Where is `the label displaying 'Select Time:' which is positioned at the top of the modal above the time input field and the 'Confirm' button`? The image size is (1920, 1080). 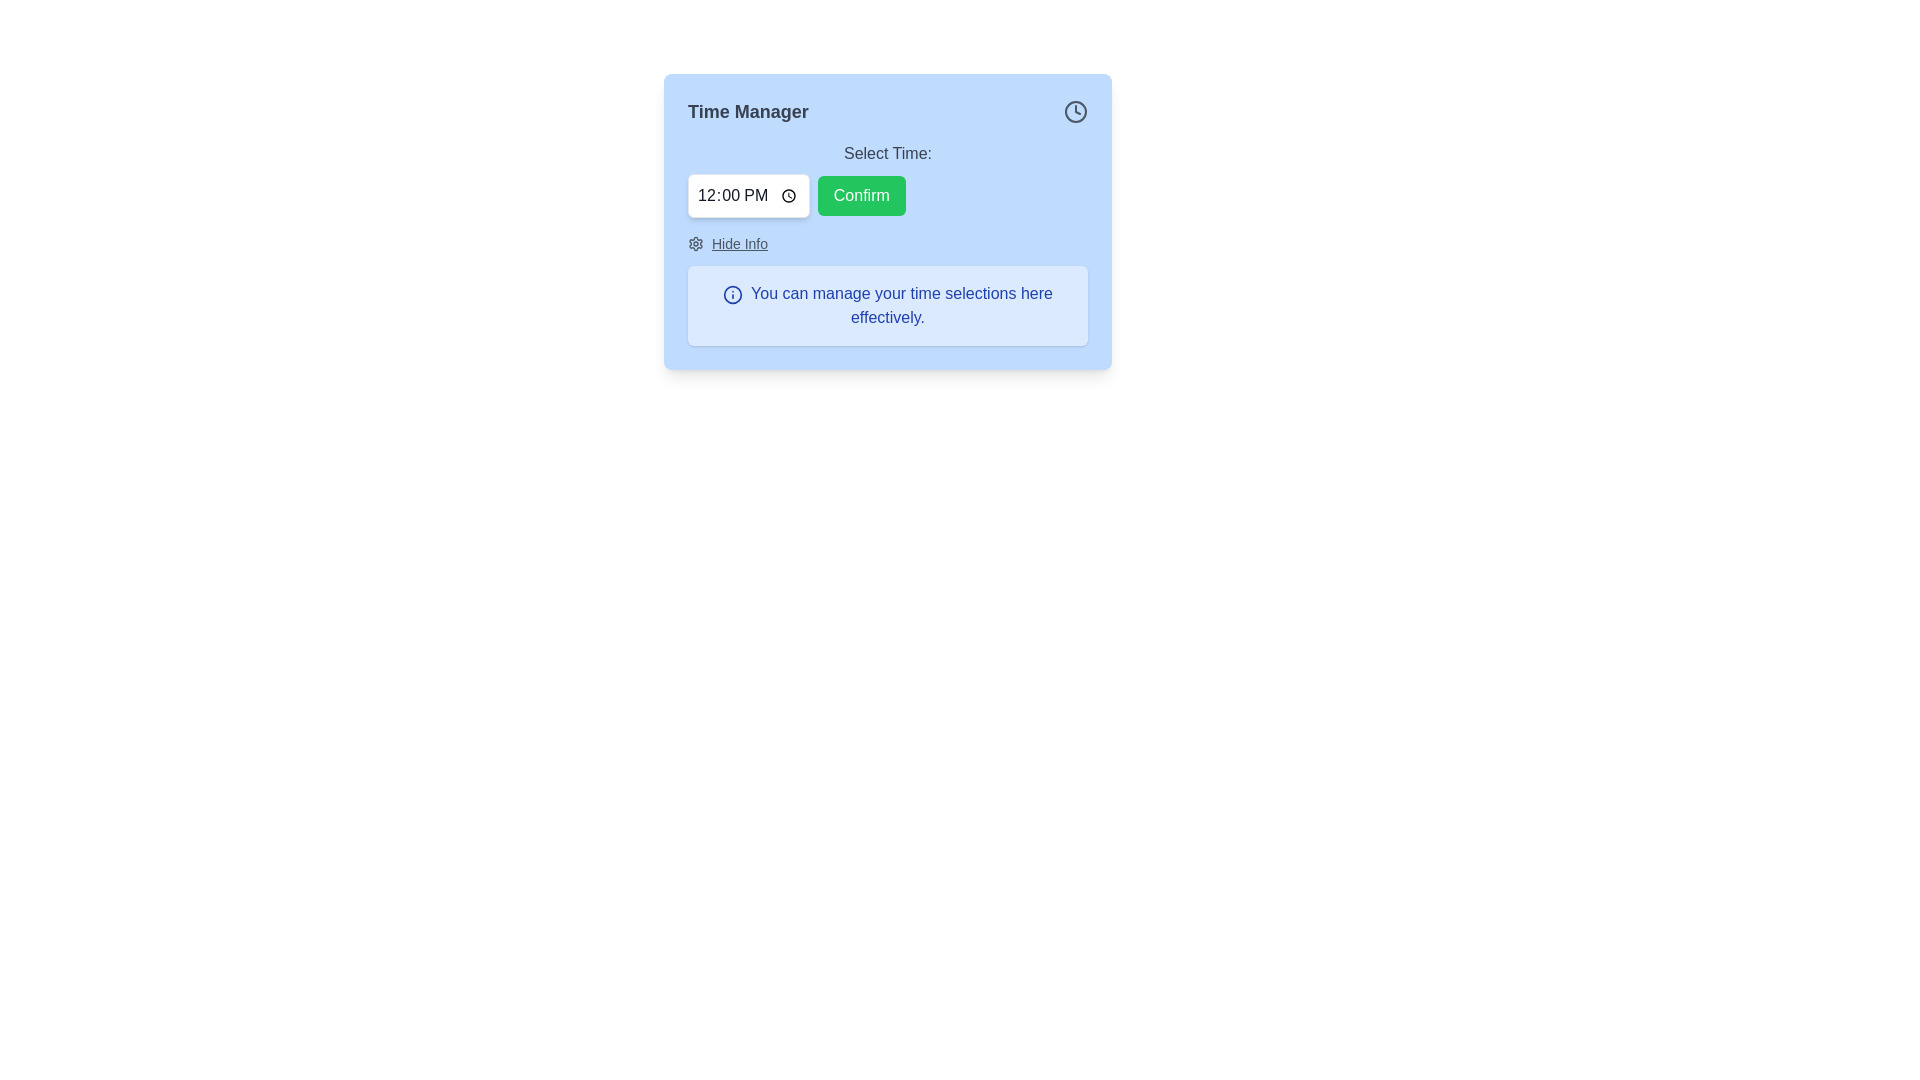 the label displaying 'Select Time:' which is positioned at the top of the modal above the time input field and the 'Confirm' button is located at coordinates (887, 153).